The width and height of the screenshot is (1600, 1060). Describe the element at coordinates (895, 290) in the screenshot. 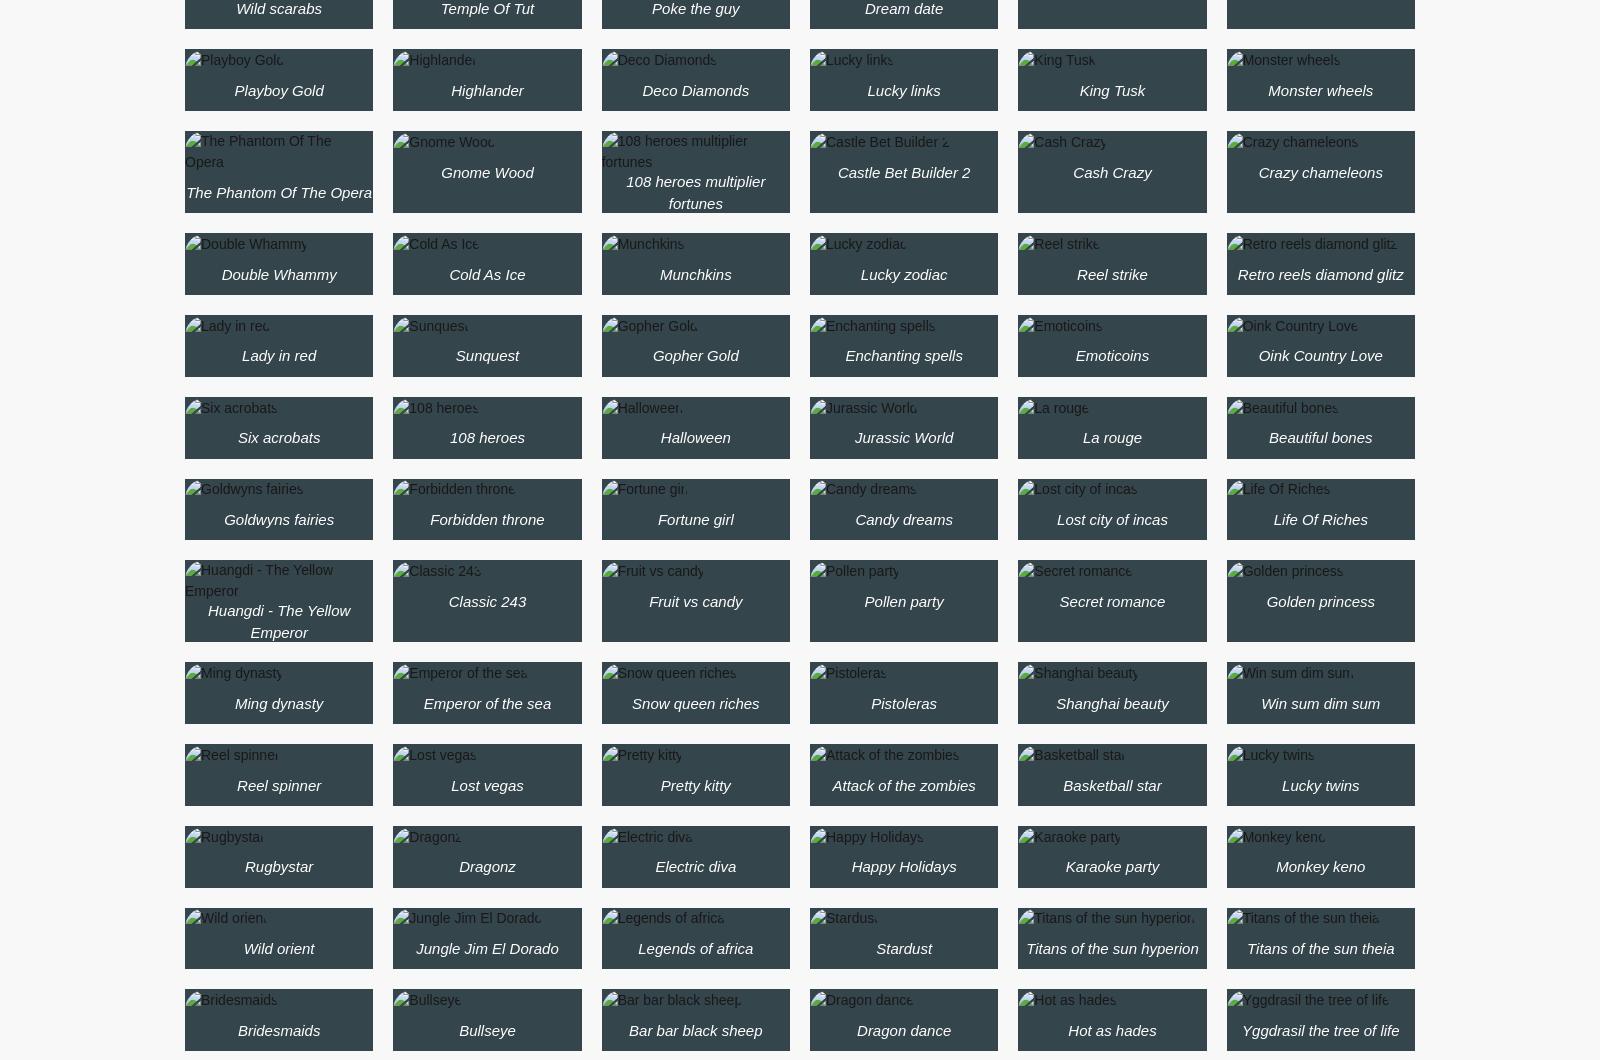

I see `'Golden Gorgon slot'` at that location.